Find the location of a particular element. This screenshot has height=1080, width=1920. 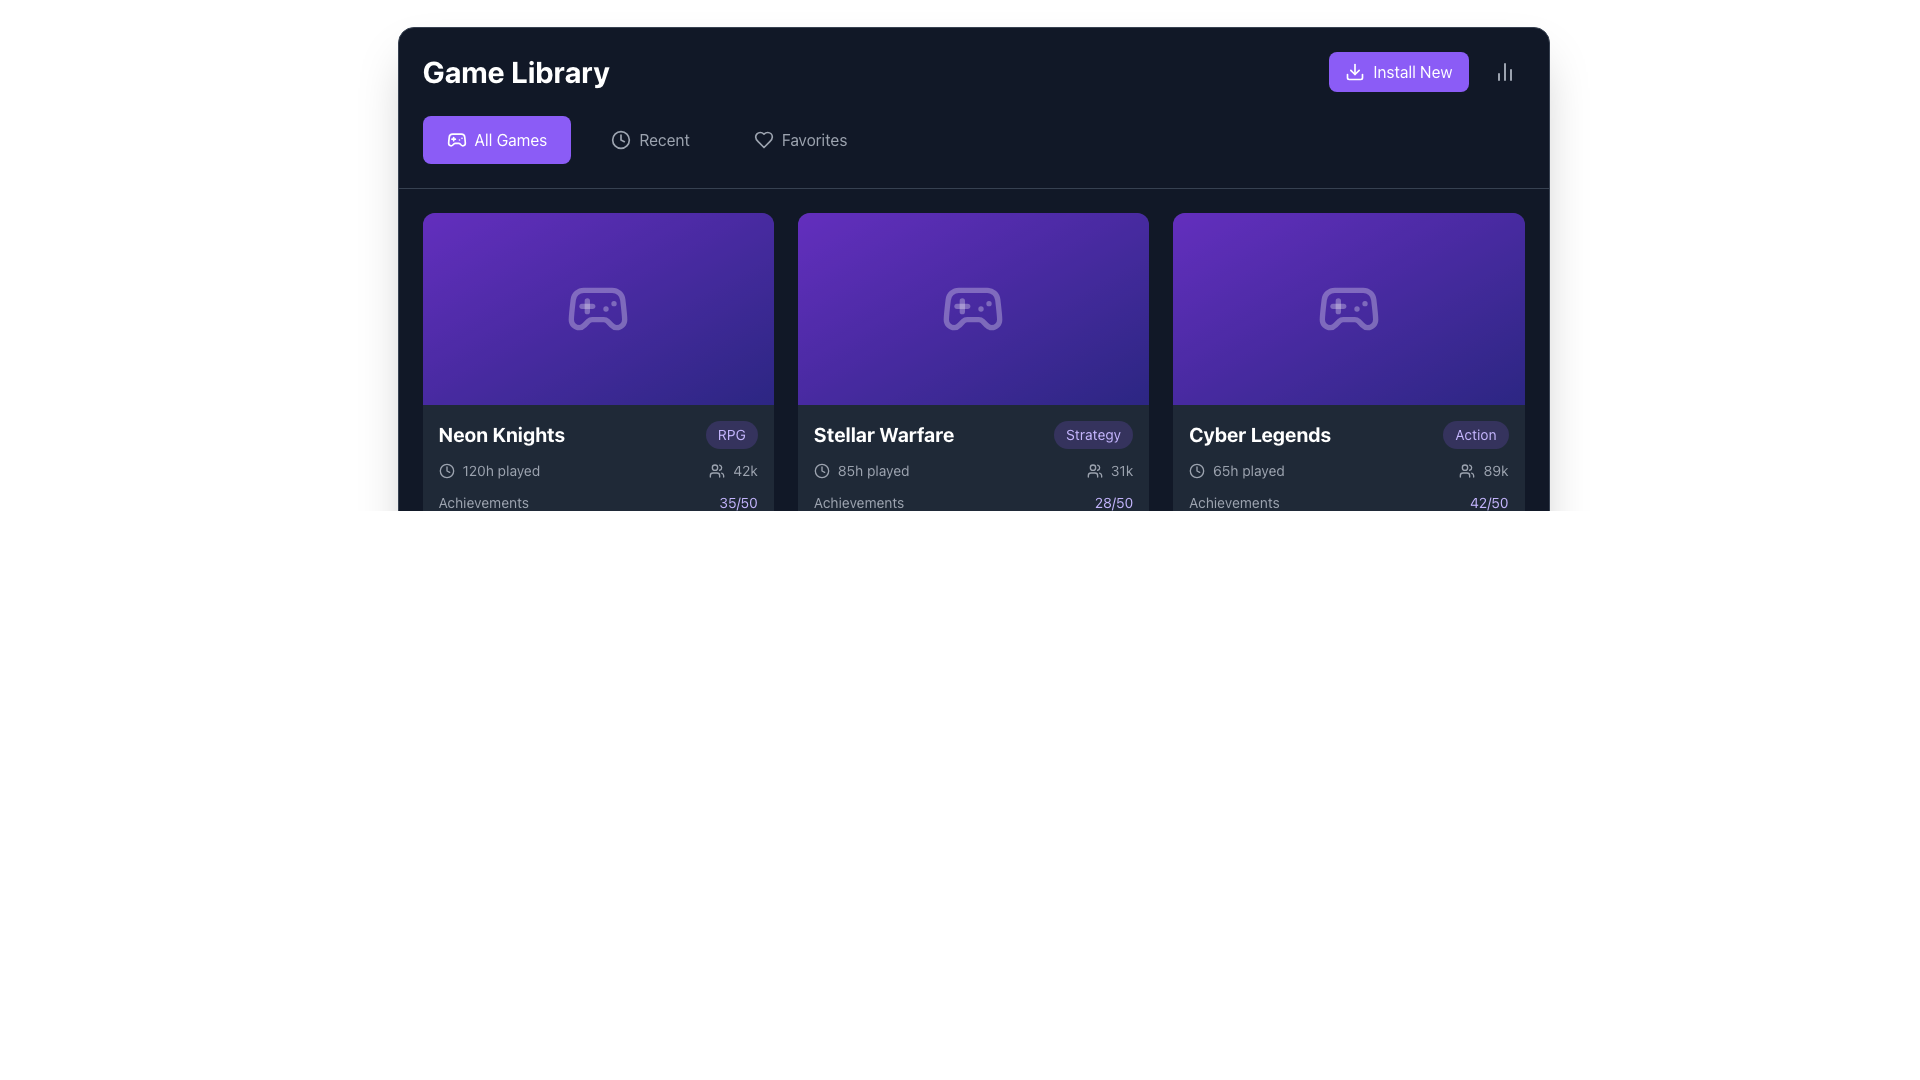

text displayed in the '65h played' text label, which is shown in a small-sized sans-serif font and is located below the 'Cyber Legends' card is located at coordinates (1247, 470).